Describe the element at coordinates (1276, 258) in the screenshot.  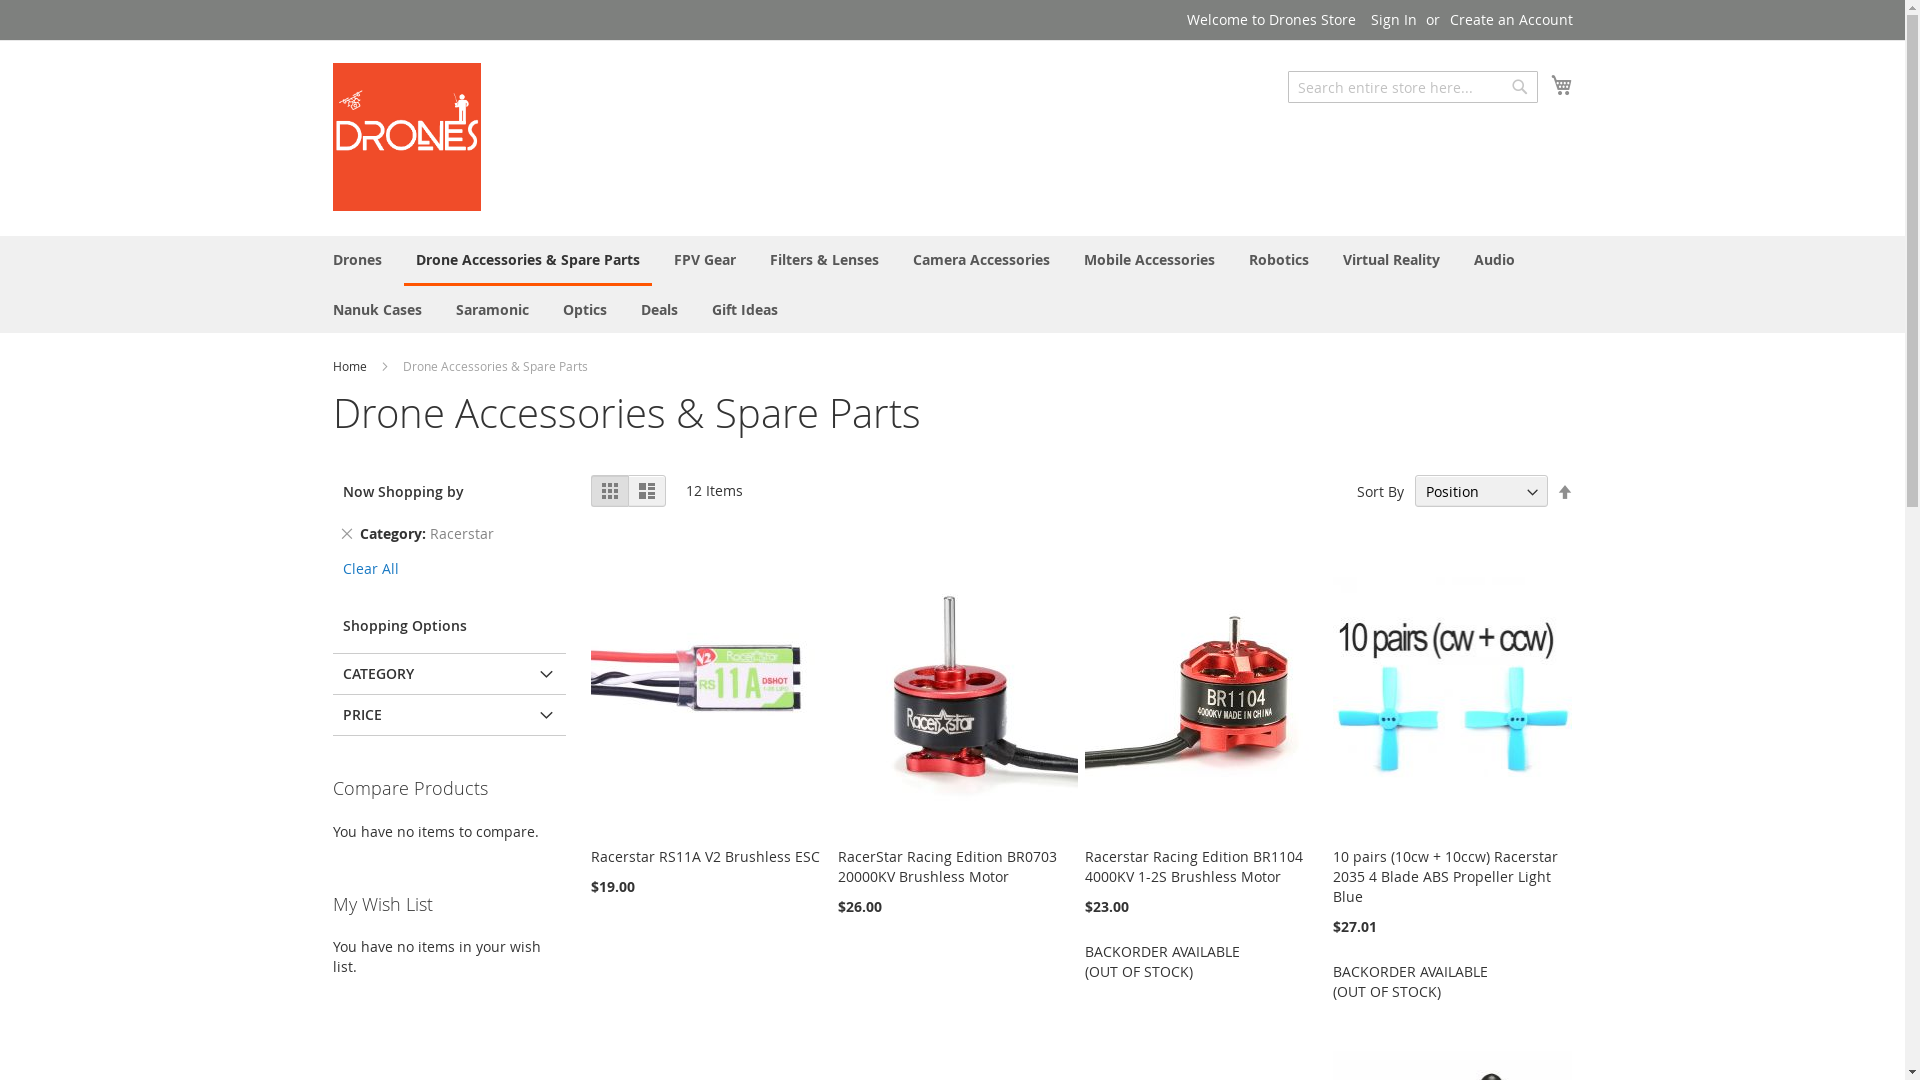
I see `'Robotics'` at that location.